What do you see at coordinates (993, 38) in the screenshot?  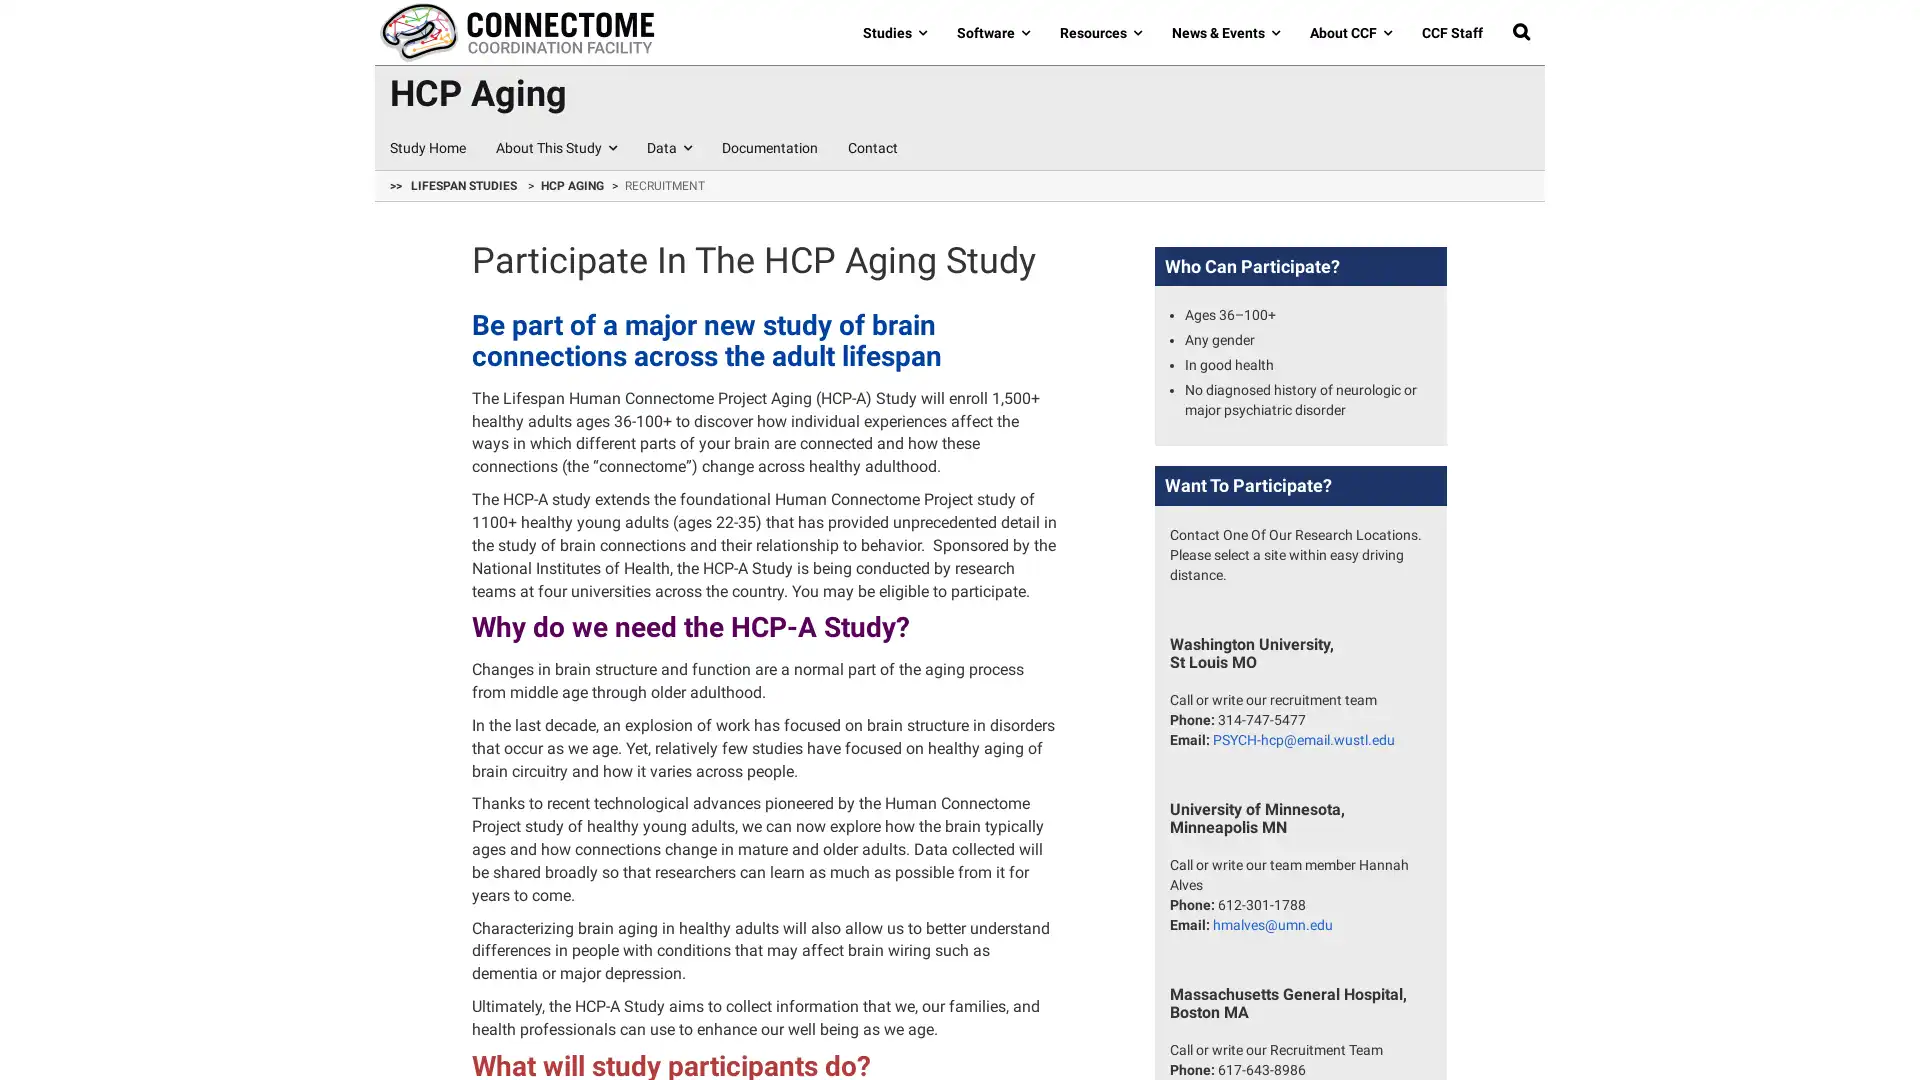 I see `Software` at bounding box center [993, 38].